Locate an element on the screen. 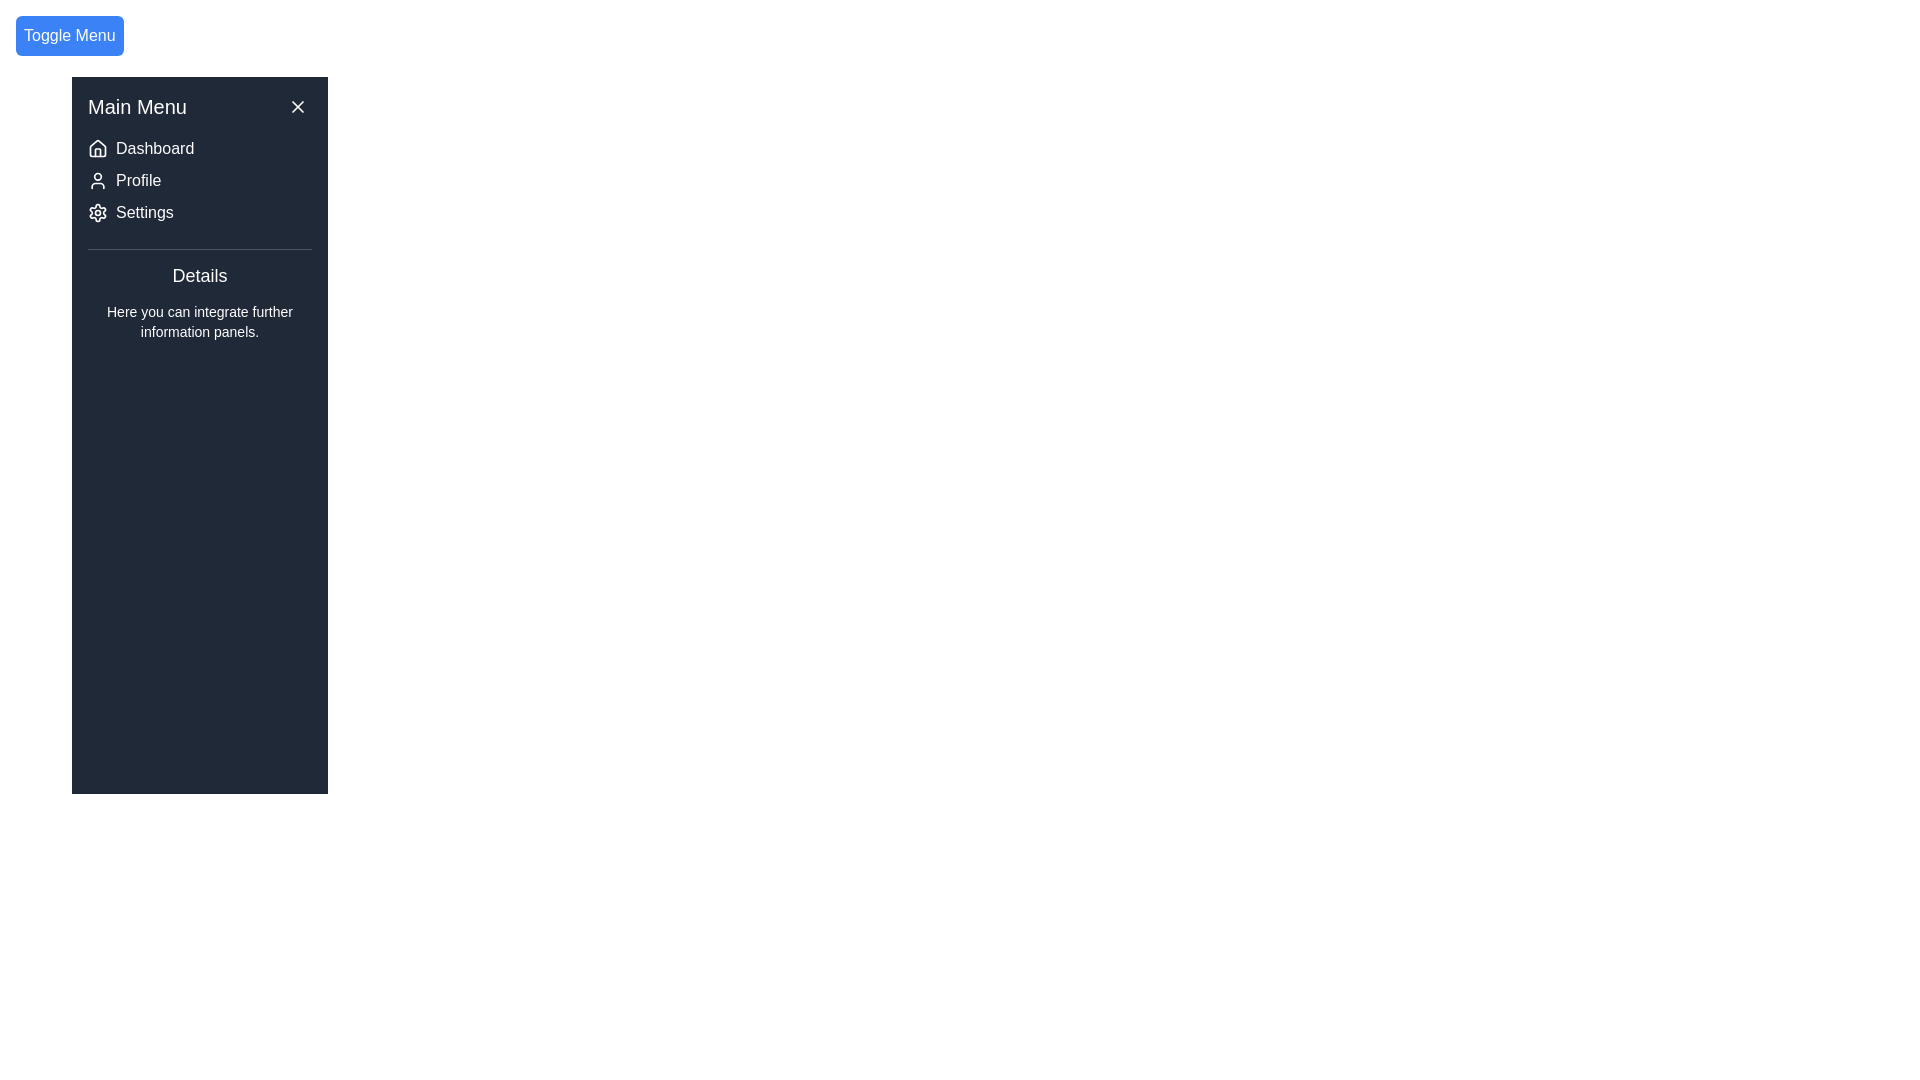 The width and height of the screenshot is (1920, 1080). the 'Details' label in the vertical navigation menu, which is styled with a larger font size and aligned within a dark background panel is located at coordinates (200, 276).